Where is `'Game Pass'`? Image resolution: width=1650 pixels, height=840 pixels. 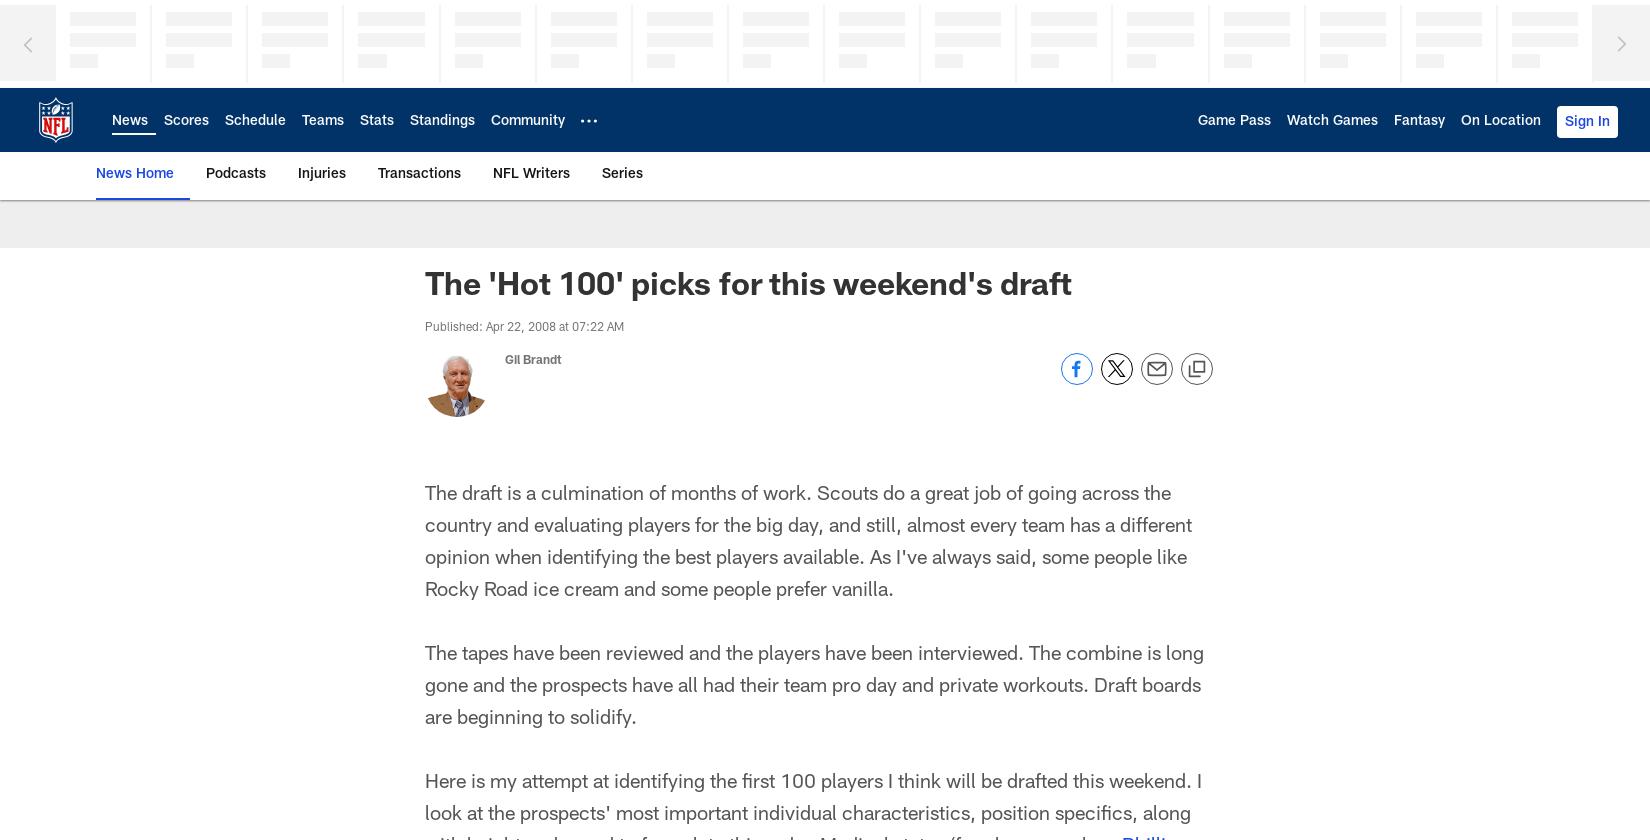
'Game Pass' is located at coordinates (1234, 120).